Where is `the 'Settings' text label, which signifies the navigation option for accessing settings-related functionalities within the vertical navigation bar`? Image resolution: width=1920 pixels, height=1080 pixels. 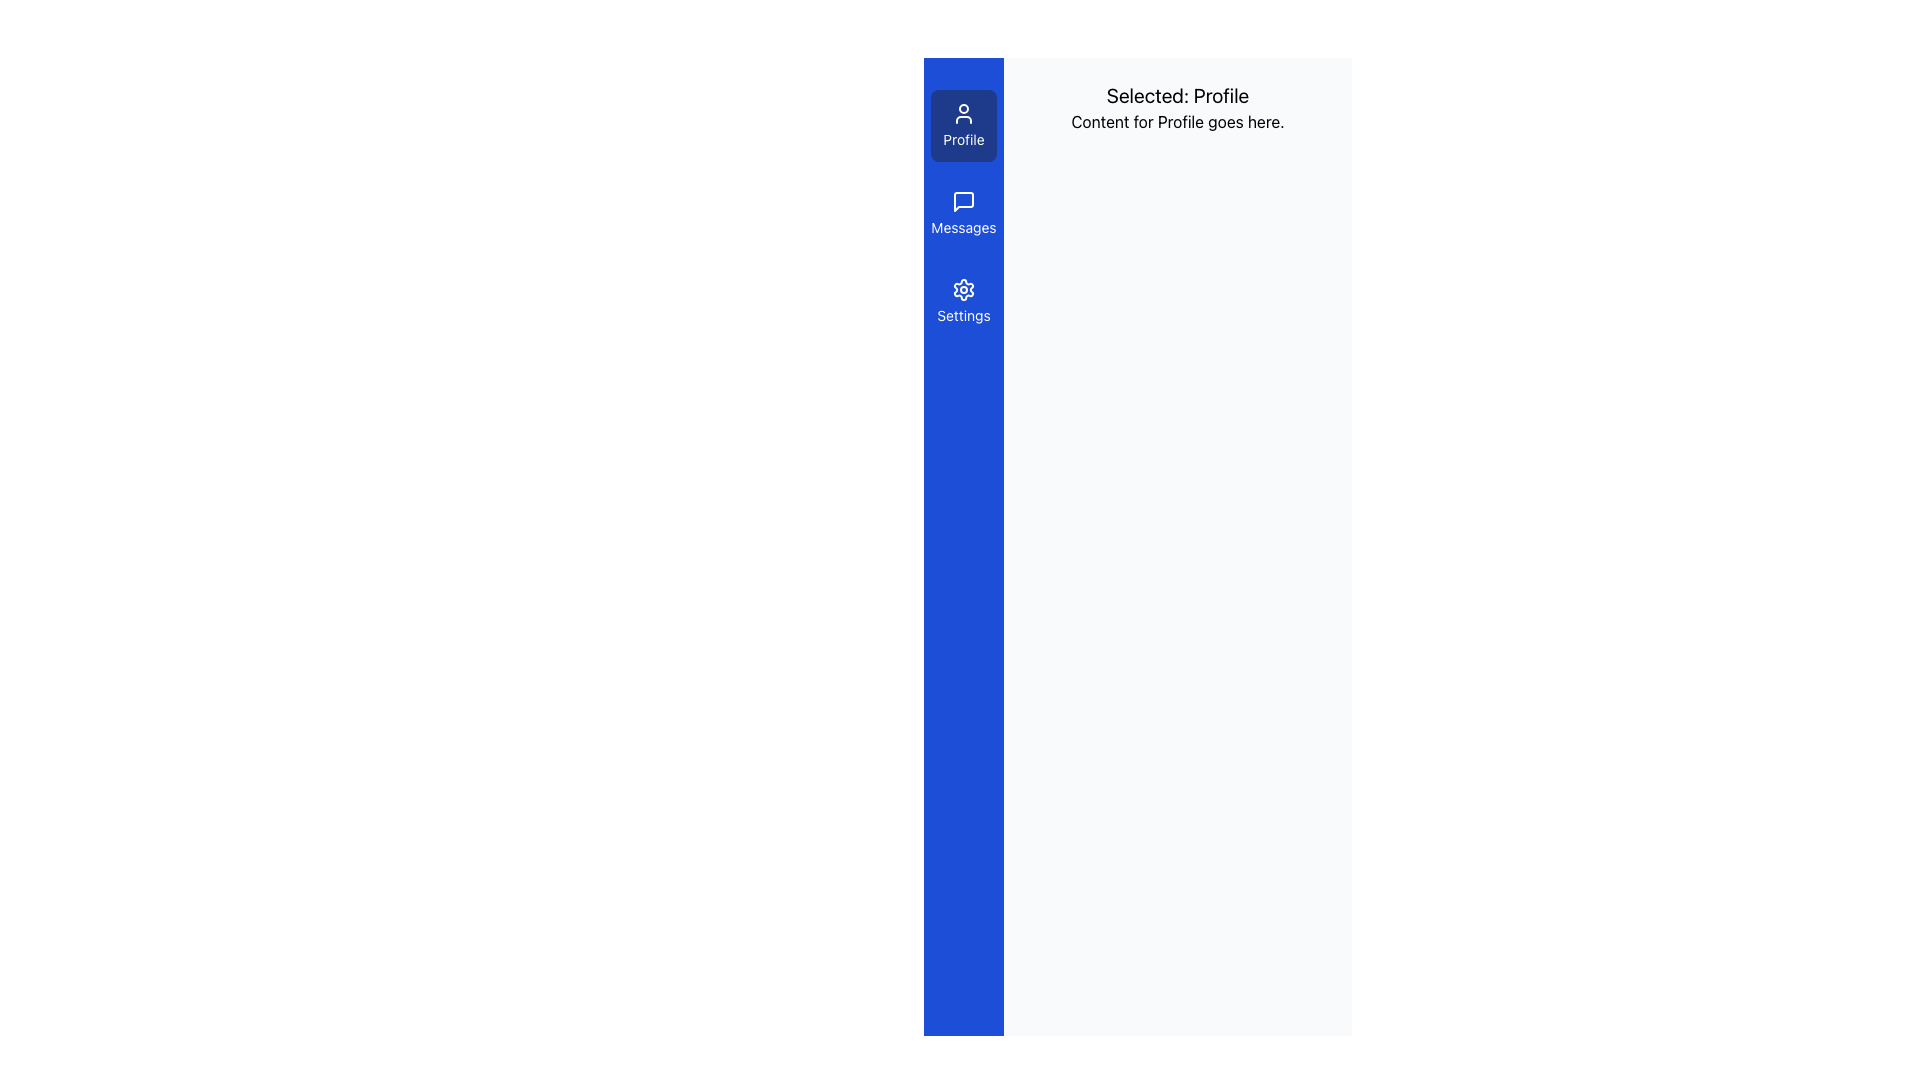
the 'Settings' text label, which signifies the navigation option for accessing settings-related functionalities within the vertical navigation bar is located at coordinates (964, 315).